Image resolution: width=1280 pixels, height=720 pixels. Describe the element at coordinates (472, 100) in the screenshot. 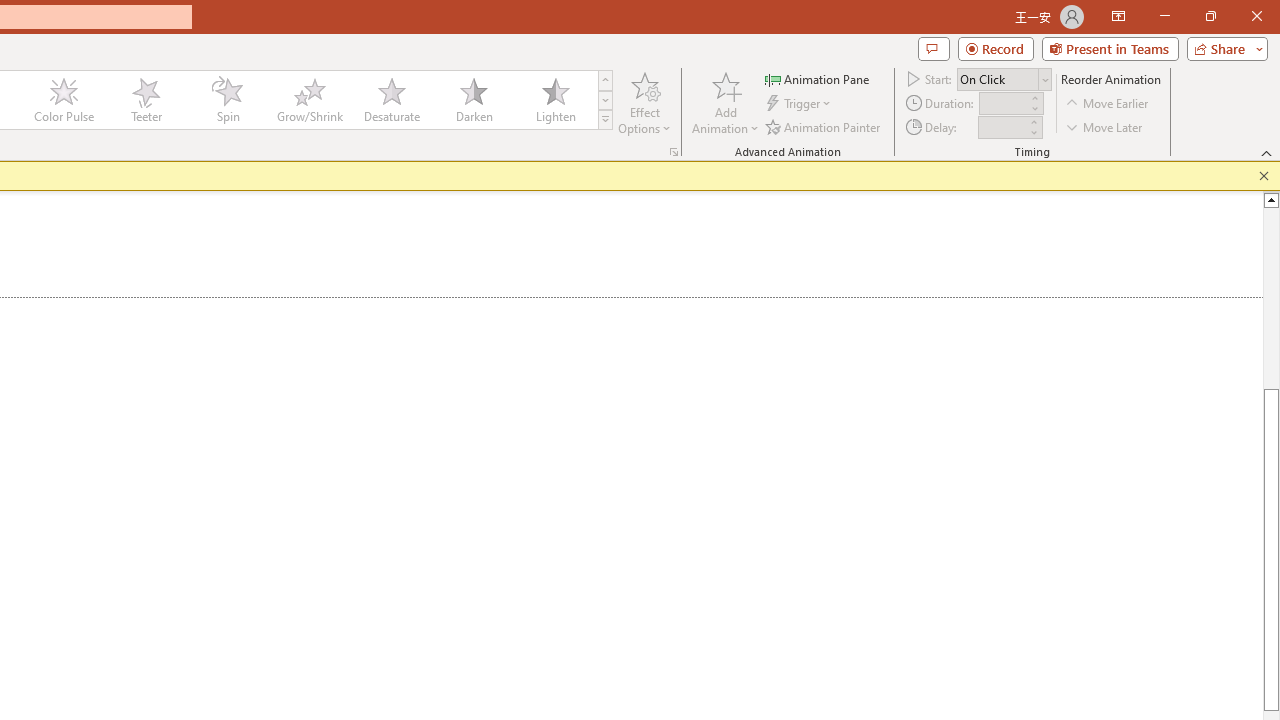

I see `'Darken'` at that location.